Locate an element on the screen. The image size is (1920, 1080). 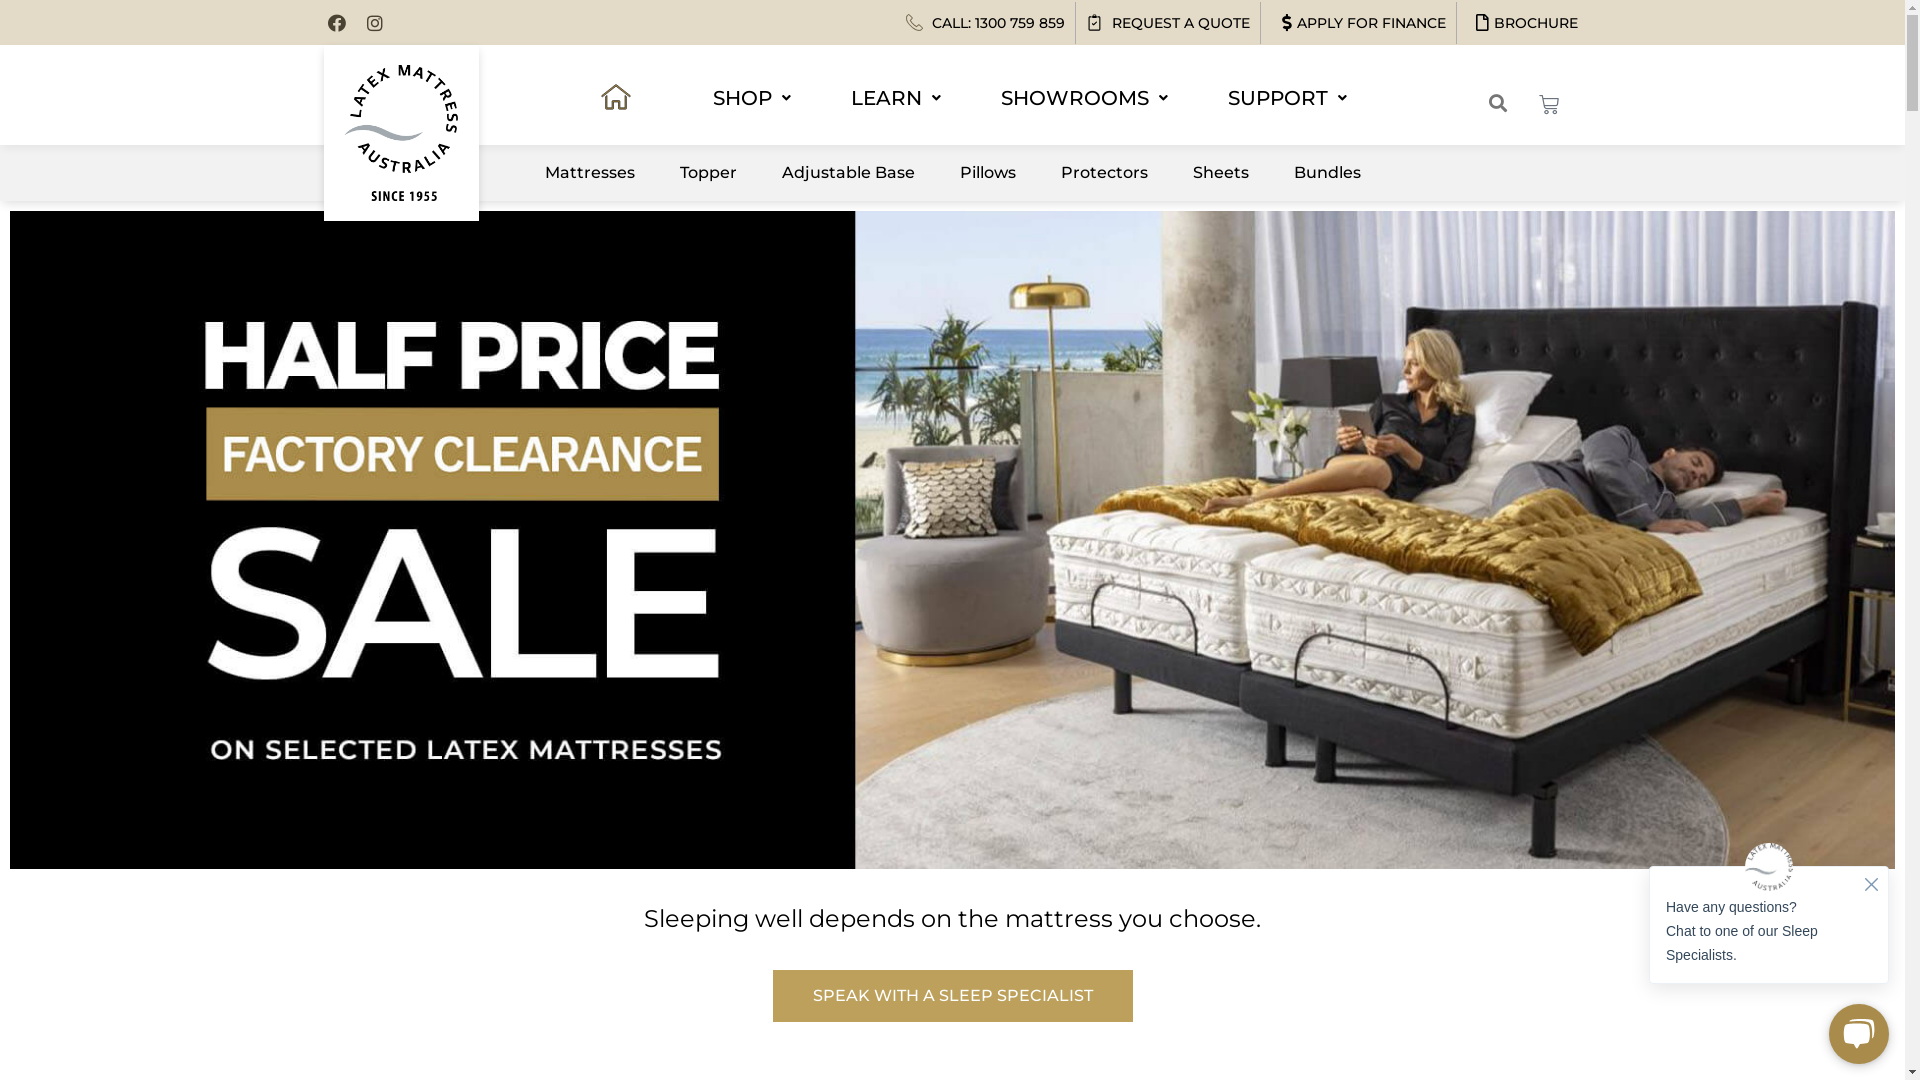
'Sheets' is located at coordinates (1219, 172).